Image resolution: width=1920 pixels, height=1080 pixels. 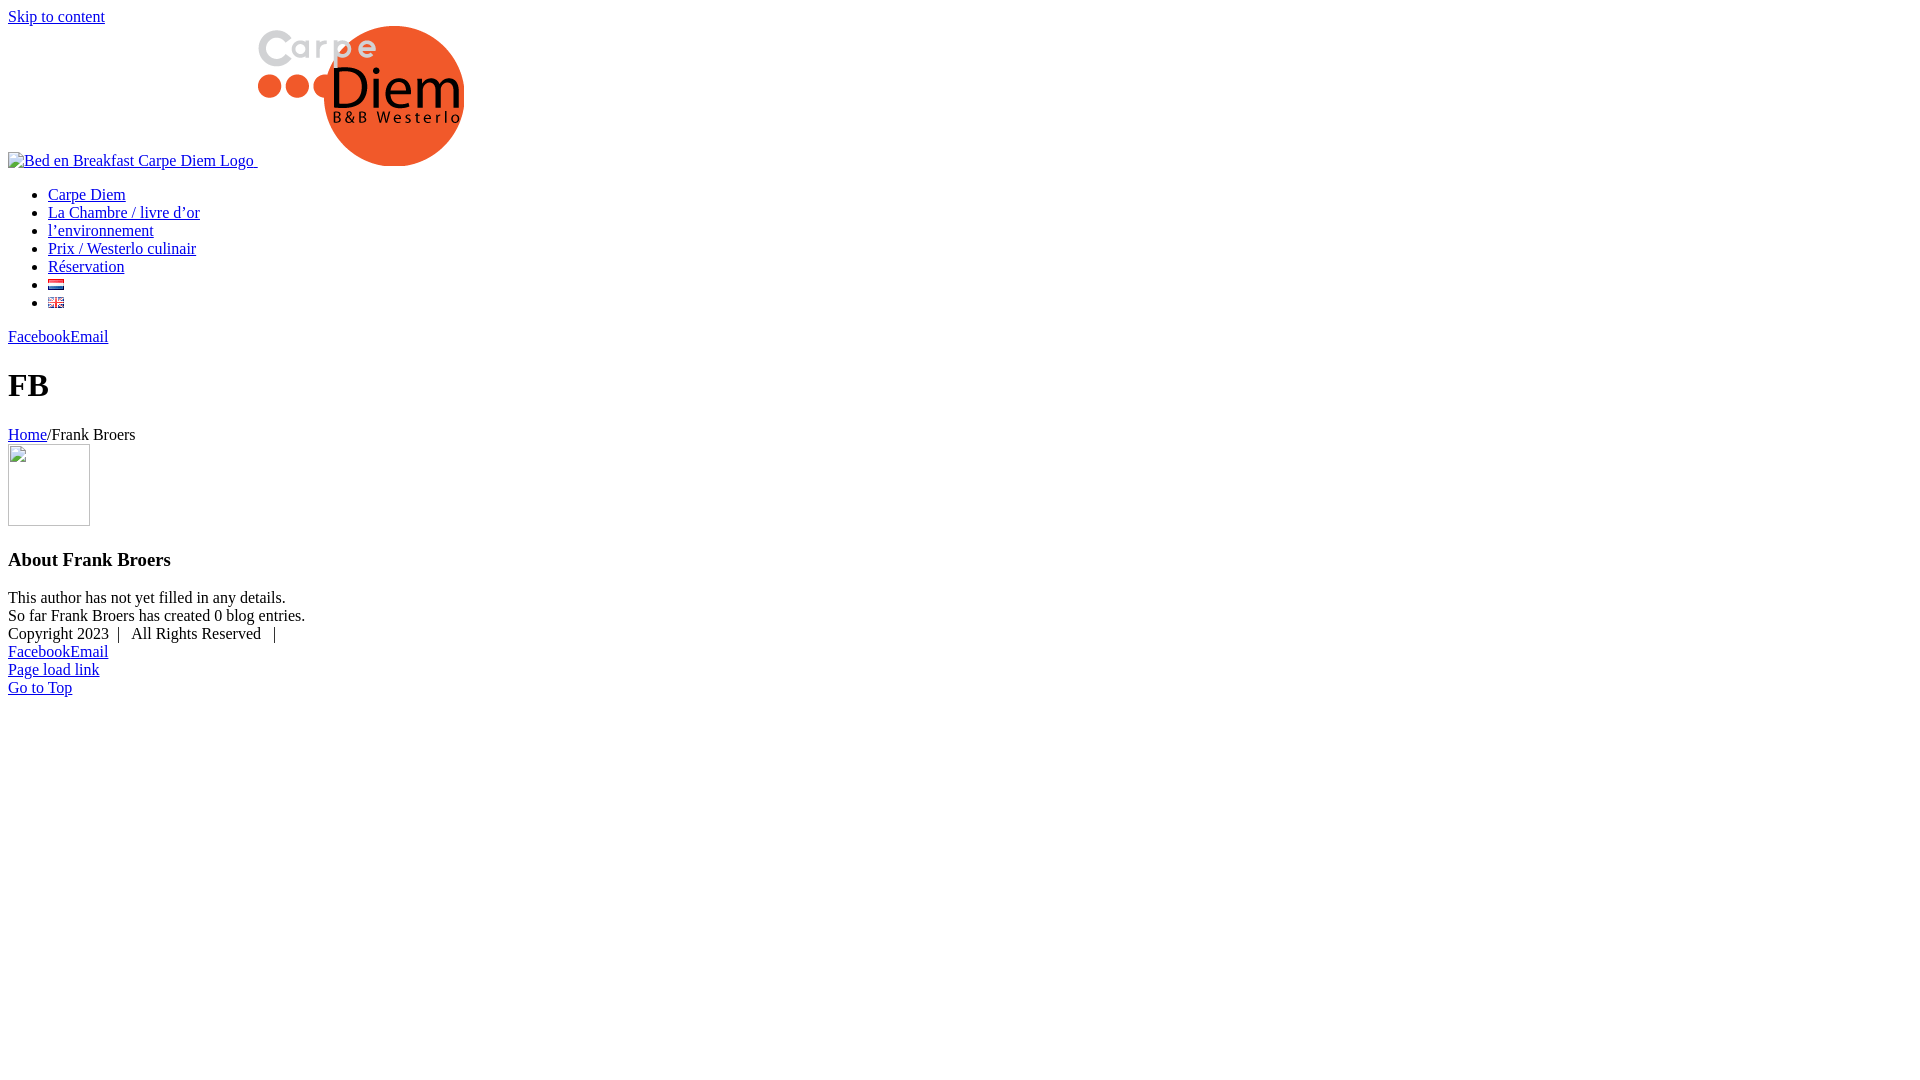 What do you see at coordinates (120, 247) in the screenshot?
I see `'Prix / Westerlo culinair'` at bounding box center [120, 247].